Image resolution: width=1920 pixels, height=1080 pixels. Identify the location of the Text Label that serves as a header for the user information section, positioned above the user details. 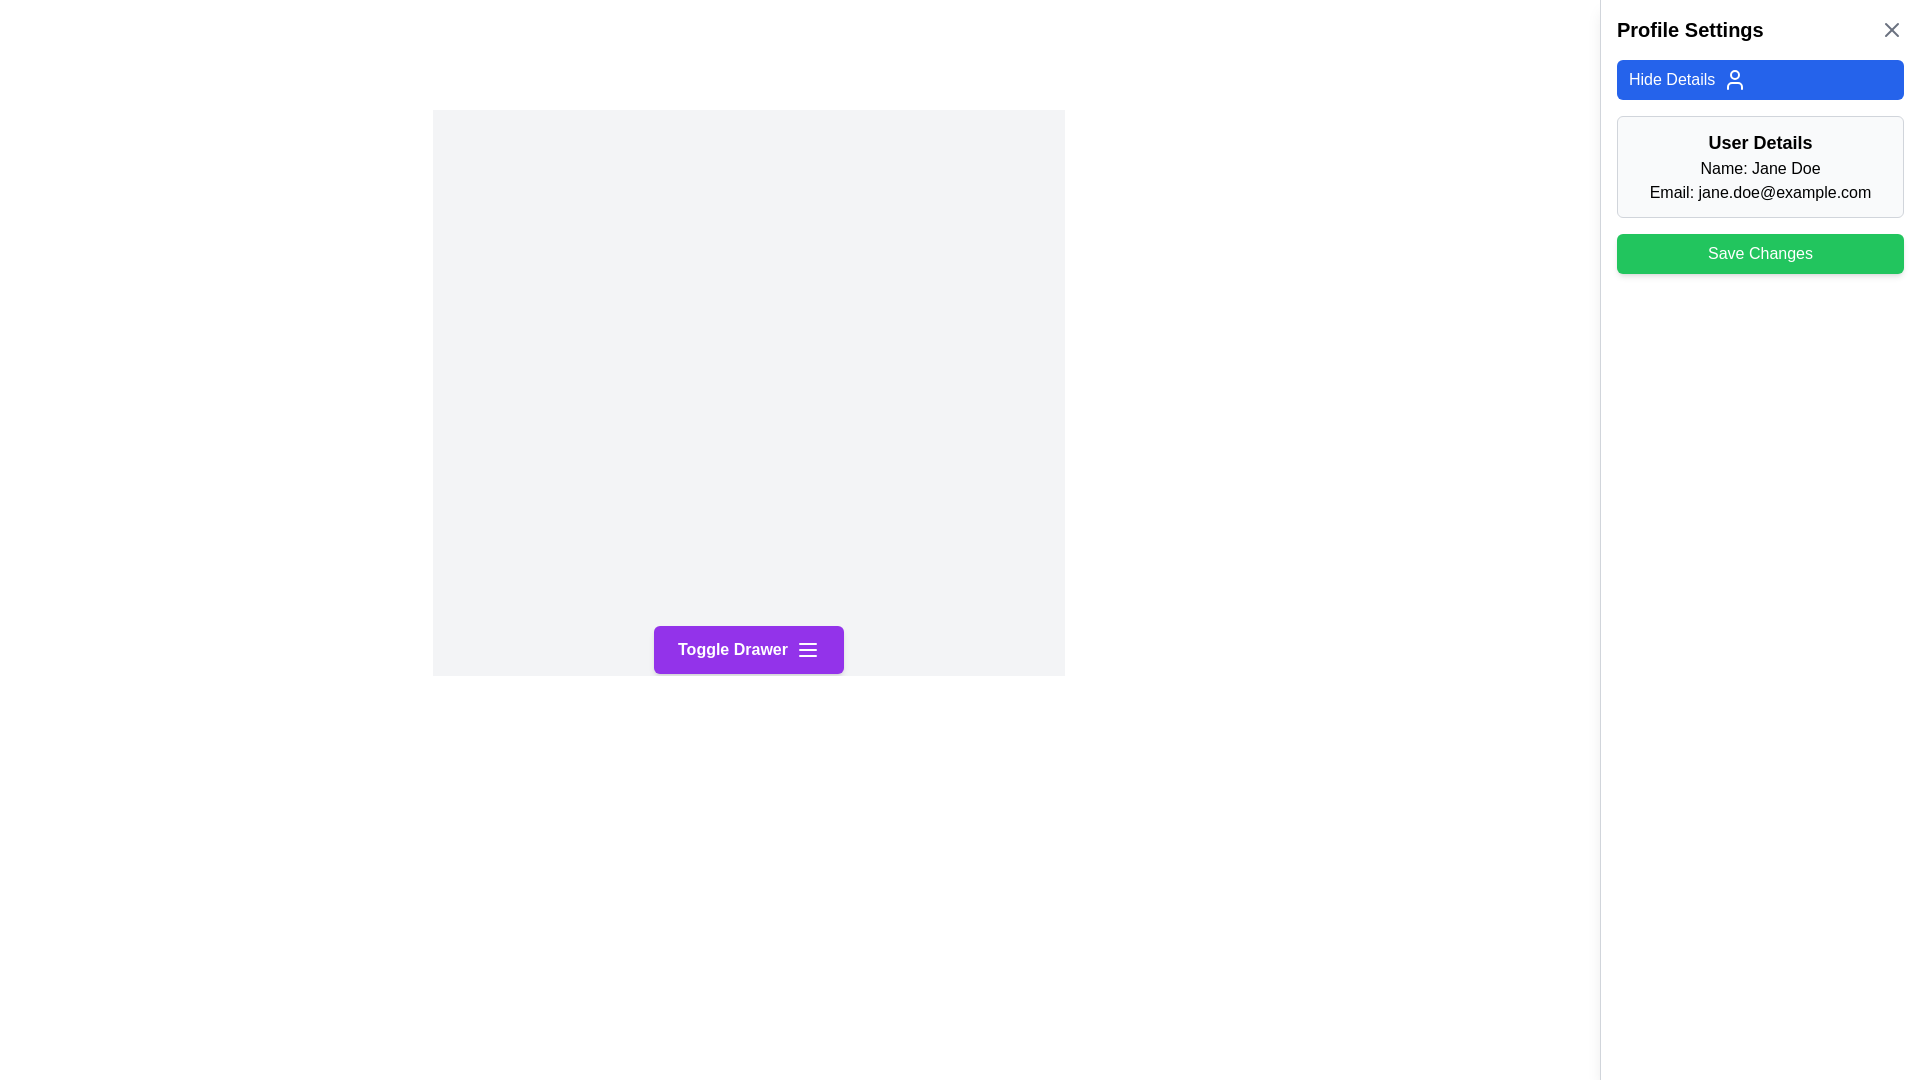
(1760, 141).